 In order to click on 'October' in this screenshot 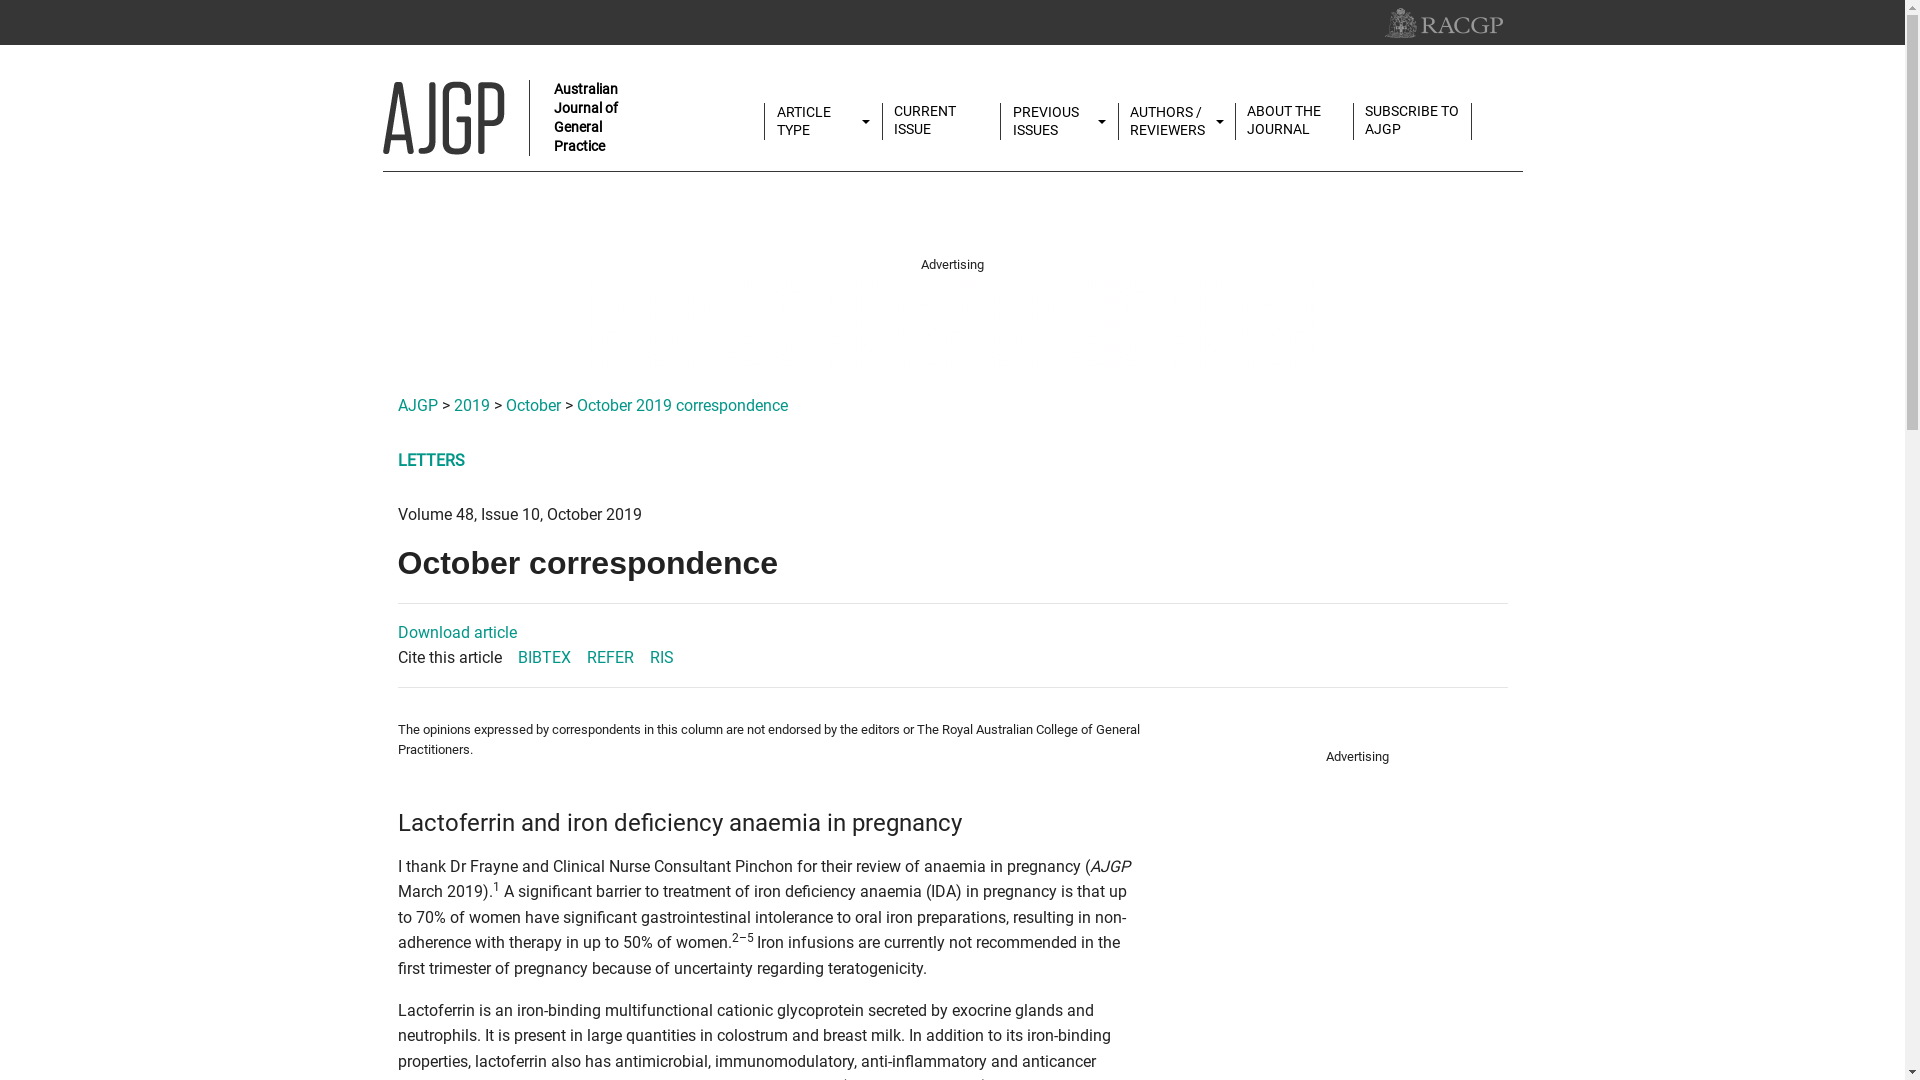, I will do `click(505, 405)`.